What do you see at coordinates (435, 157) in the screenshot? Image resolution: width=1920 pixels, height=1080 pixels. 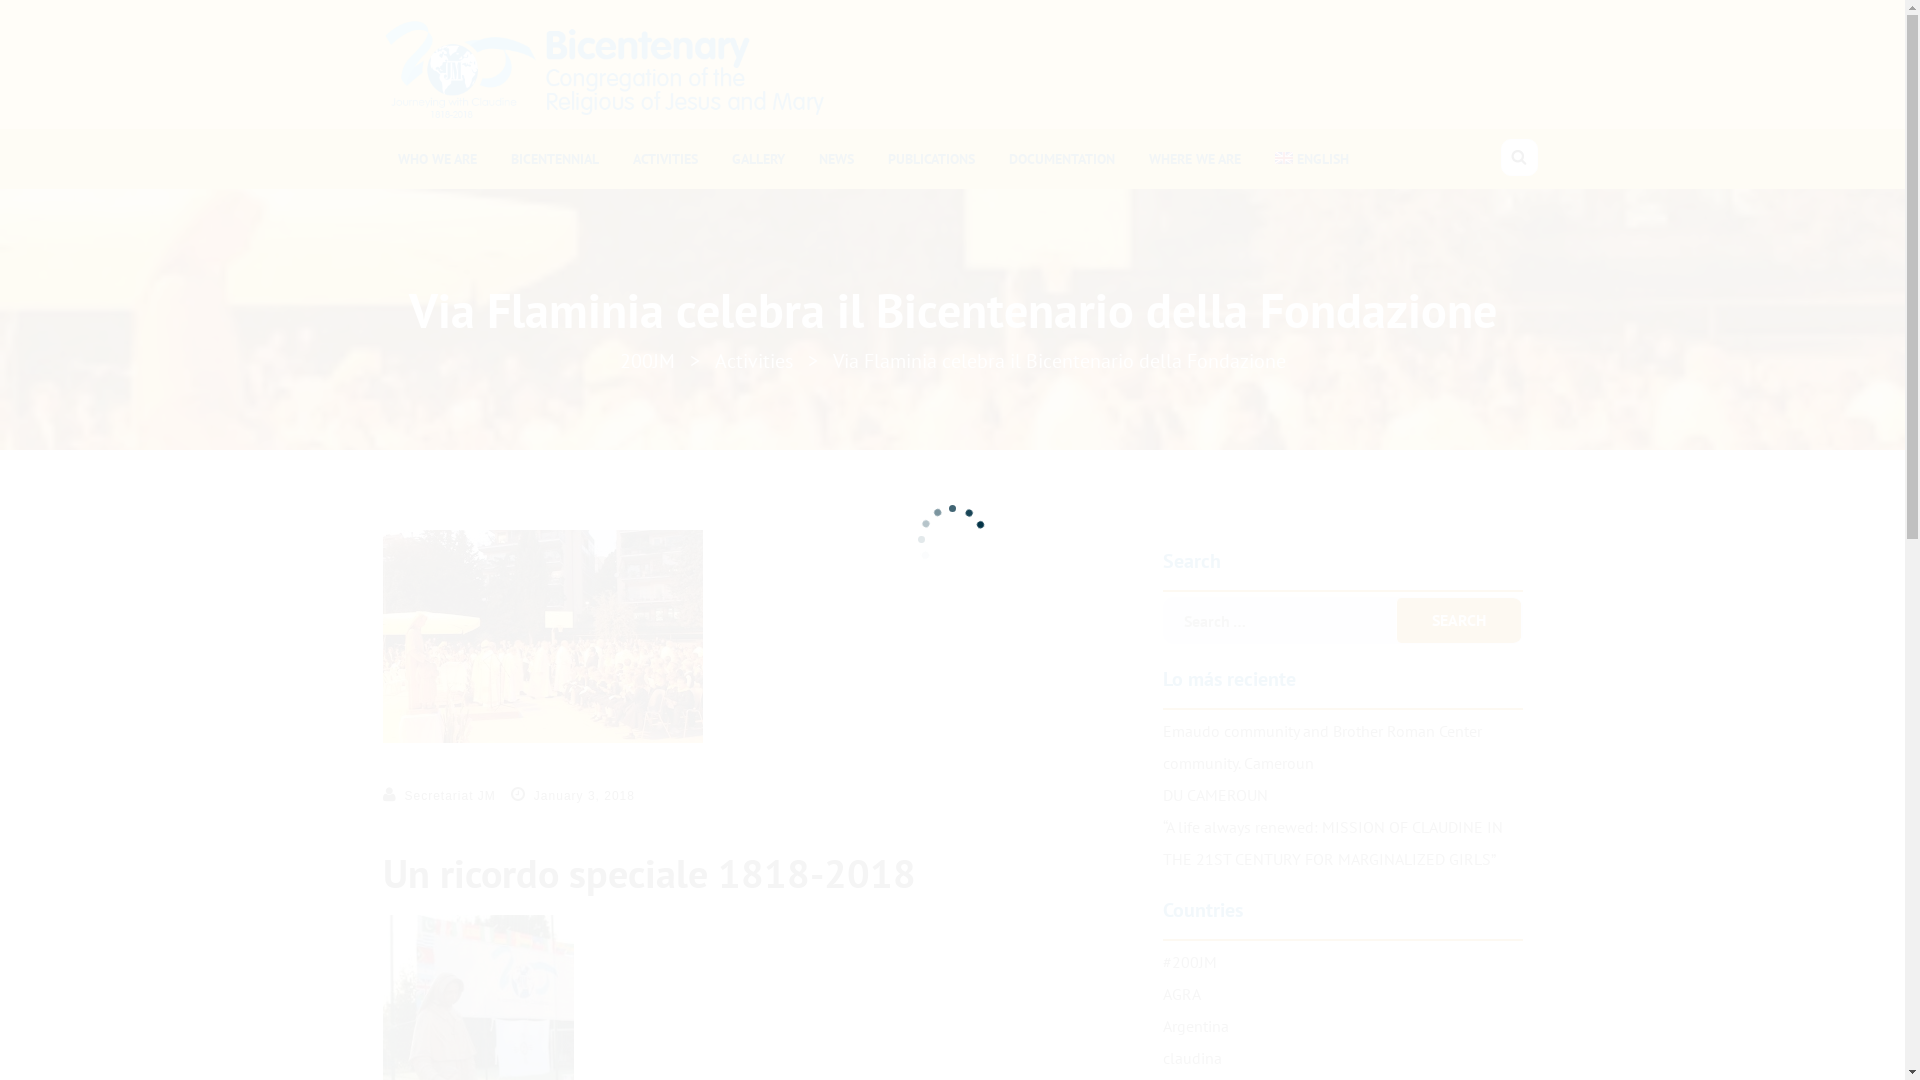 I see `'WHO WE ARE'` at bounding box center [435, 157].